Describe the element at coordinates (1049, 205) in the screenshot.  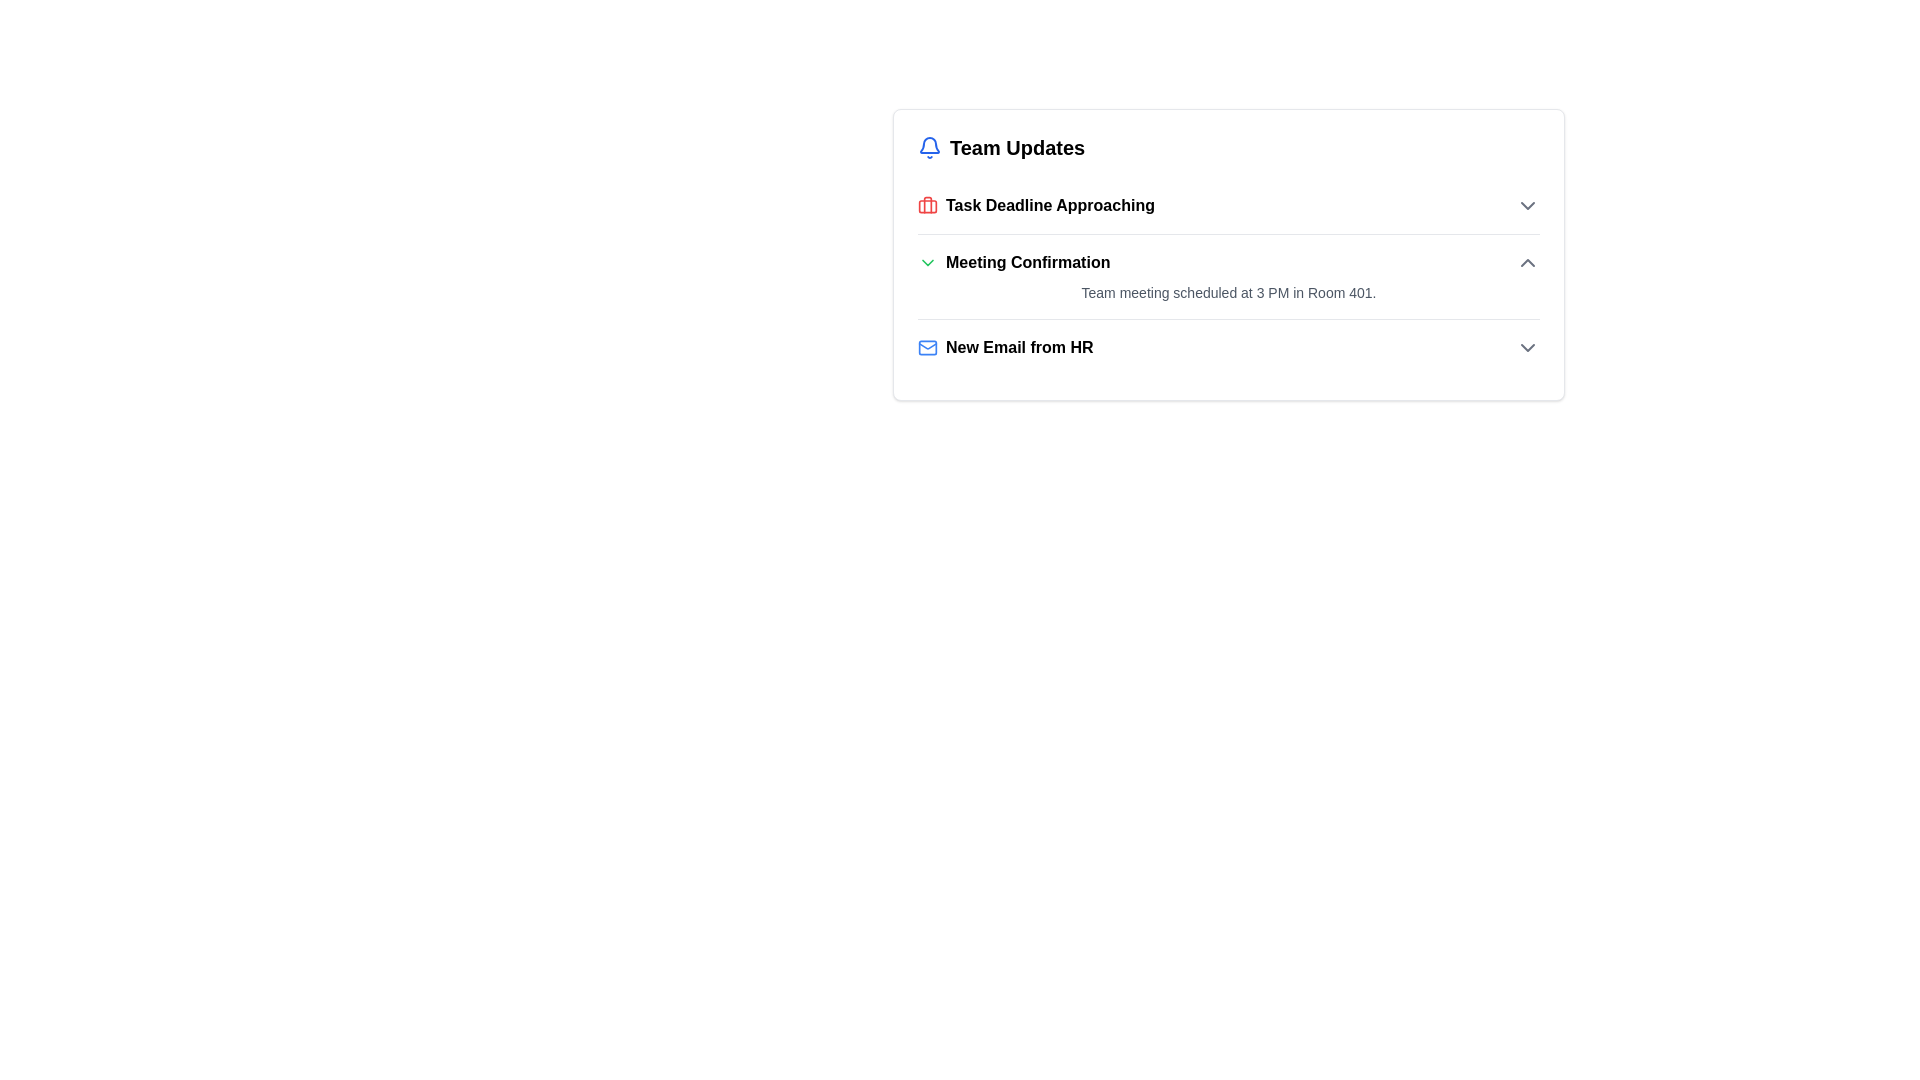
I see `text of the primary notification alerting users about an approaching task deadline, which is the first item in the 'Team Updates' section and features bold text and a red icon` at that location.